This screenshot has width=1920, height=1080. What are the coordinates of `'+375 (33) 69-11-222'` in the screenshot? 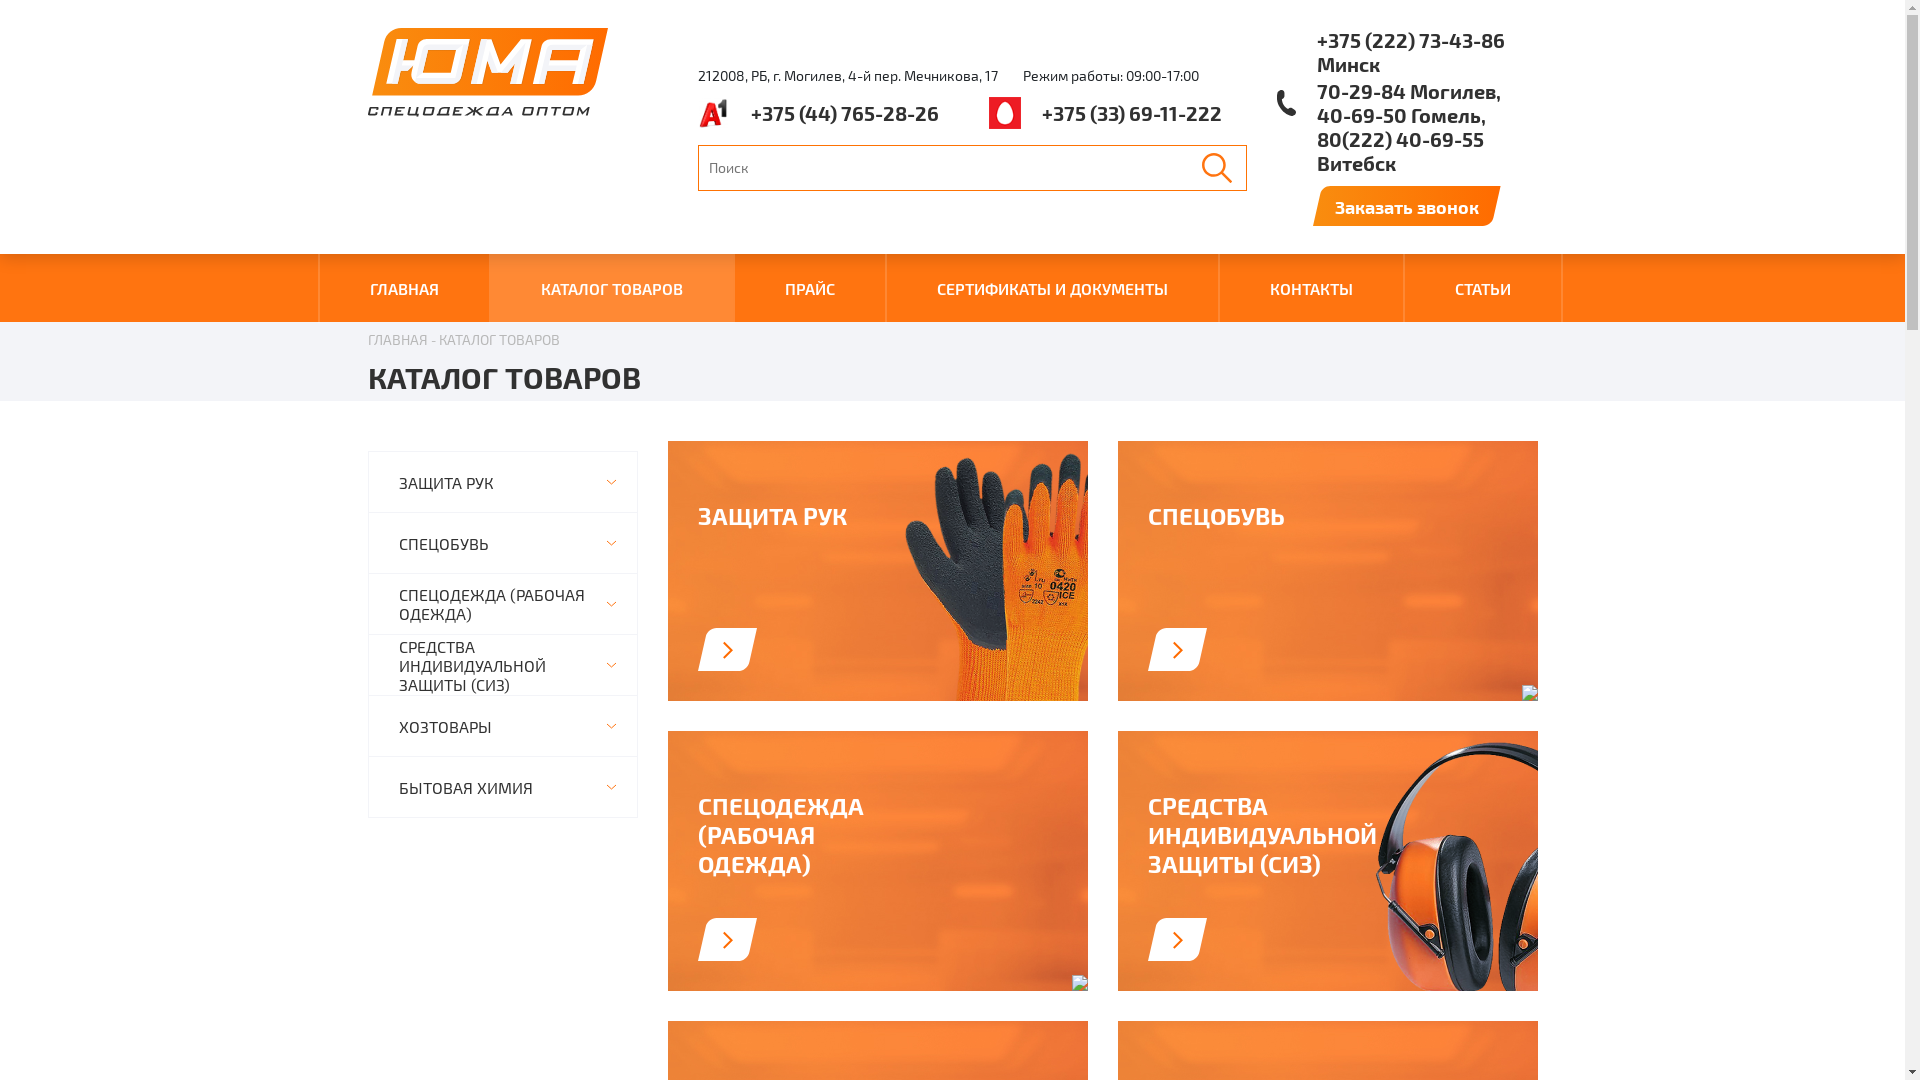 It's located at (1103, 111).